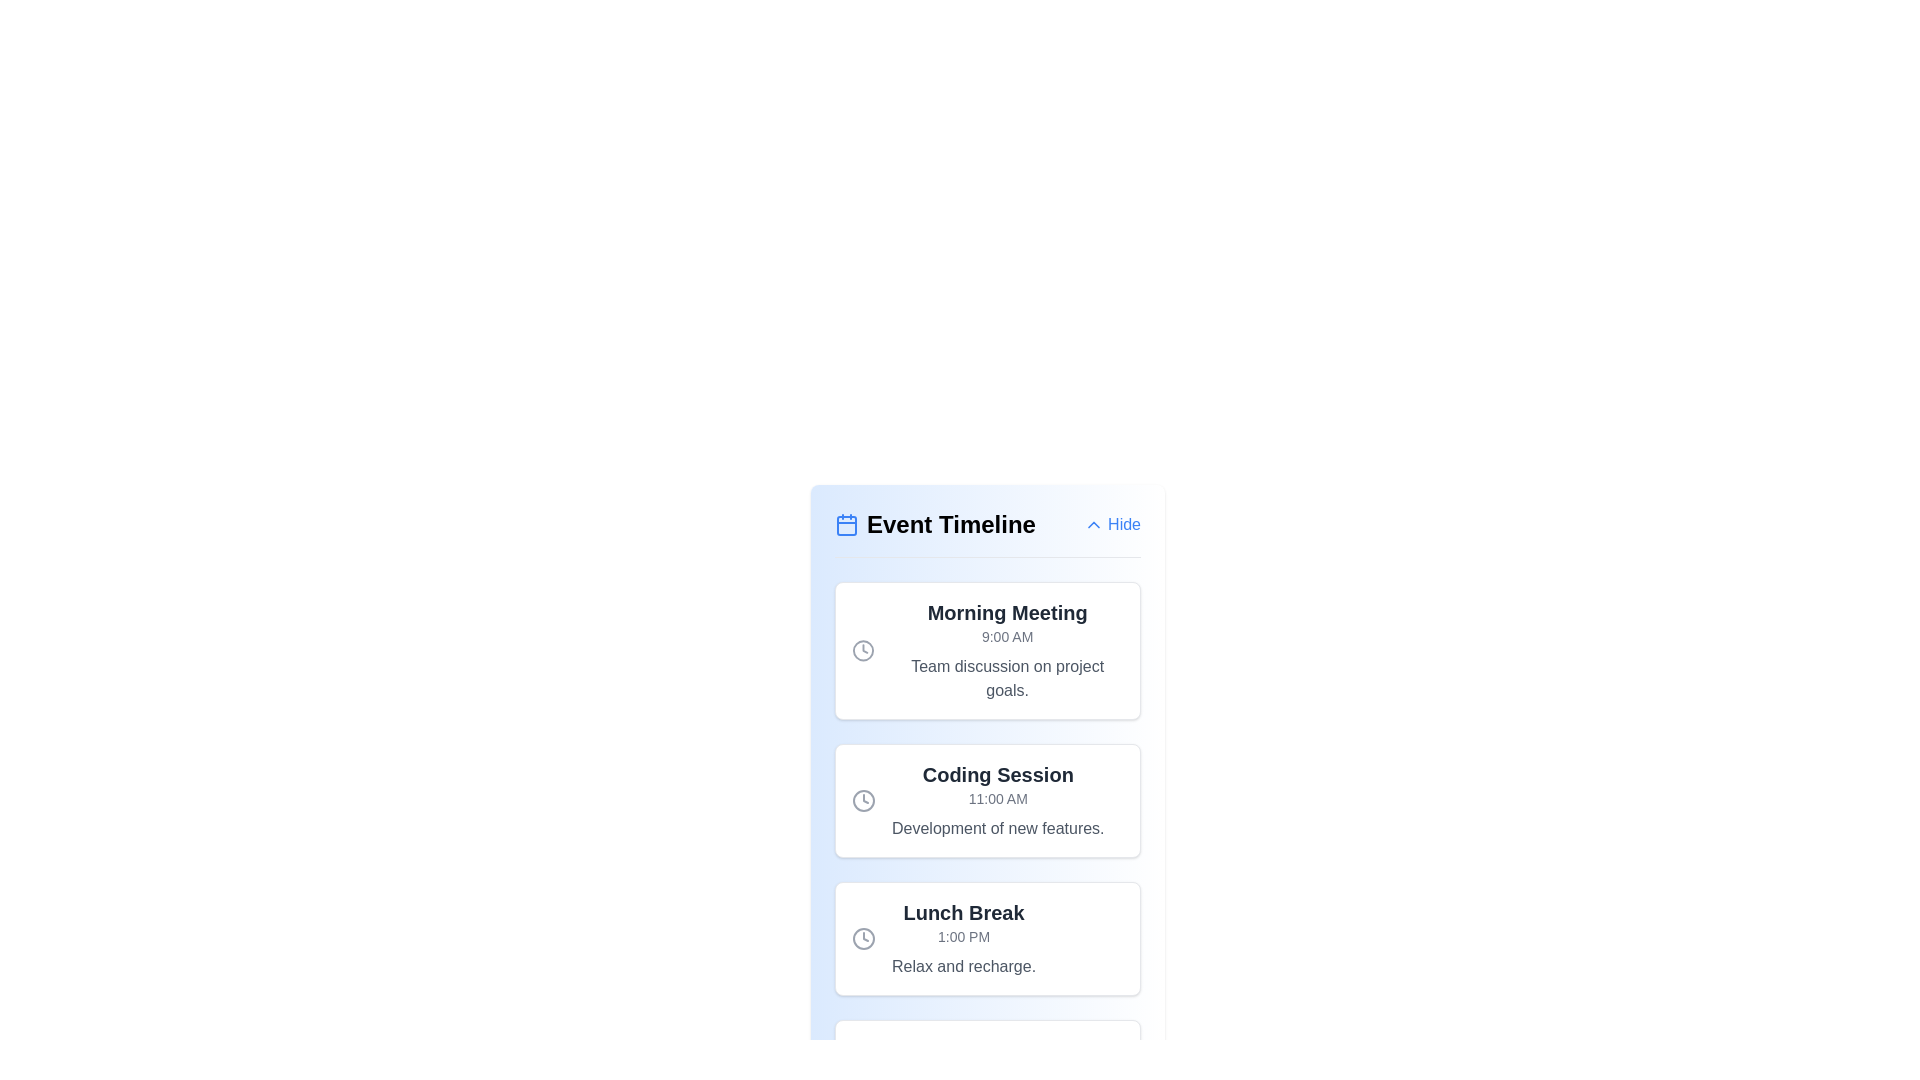 The width and height of the screenshot is (1920, 1080). Describe the element at coordinates (998, 800) in the screenshot. I see `the text display component located centrally within the second event card of the vertical timeline, which provides details about the scheduled event` at that location.